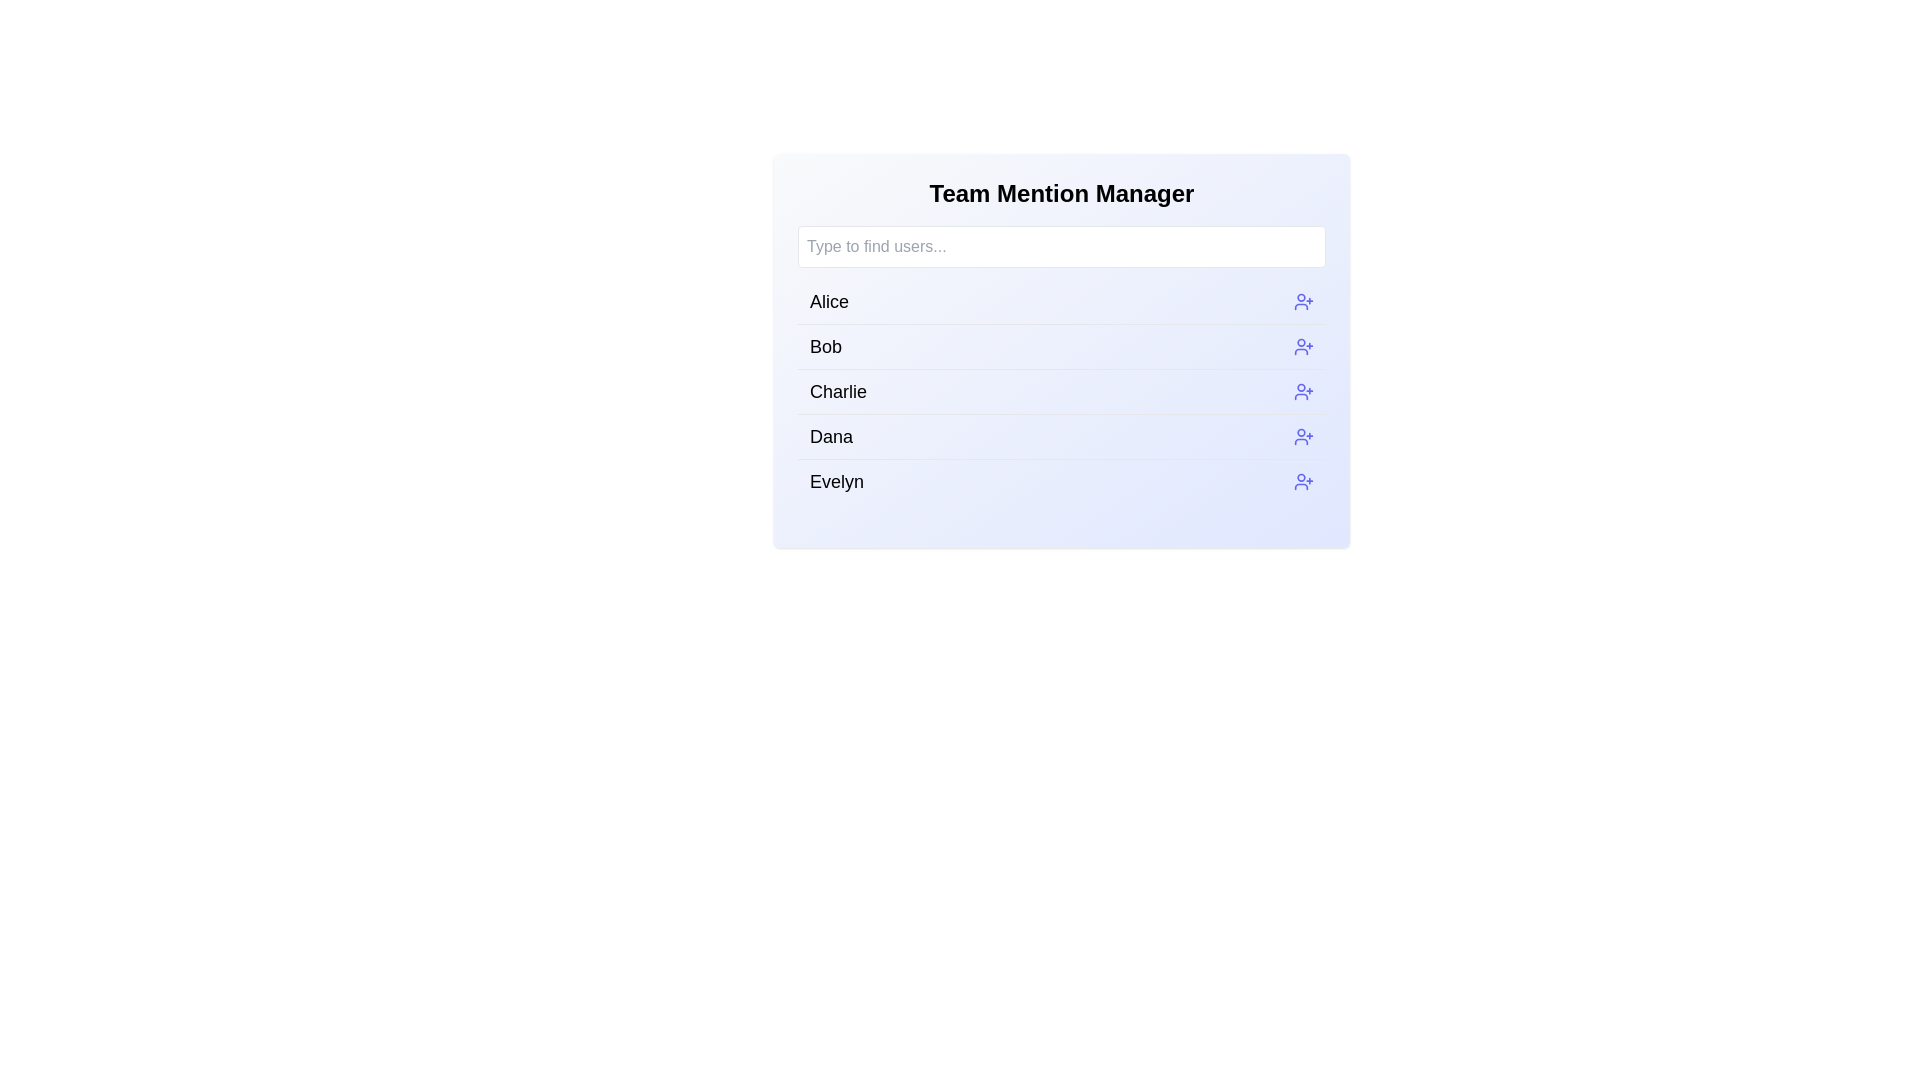 The width and height of the screenshot is (1920, 1080). Describe the element at coordinates (1060, 350) in the screenshot. I see `the second selectable list item below the search bar in the centered card layout` at that location.